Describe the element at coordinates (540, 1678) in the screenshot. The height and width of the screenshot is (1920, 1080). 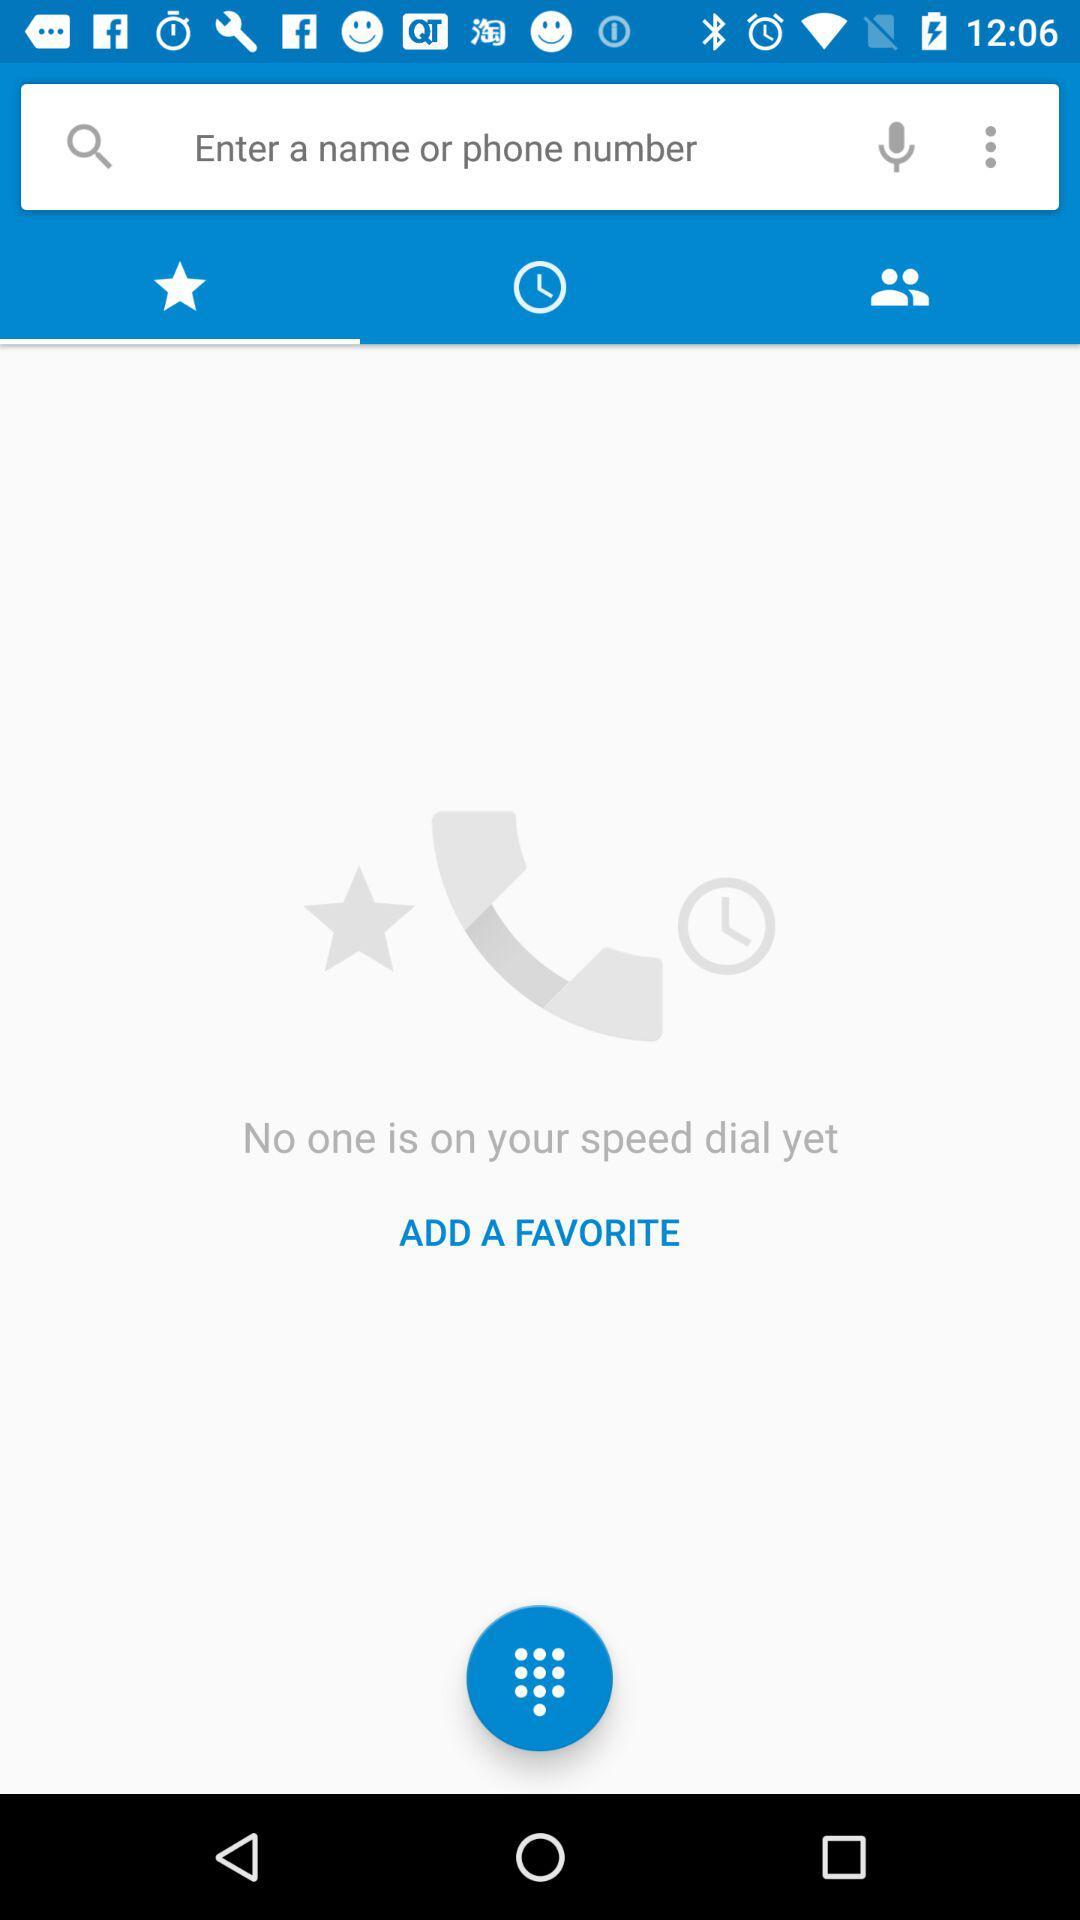
I see `the dialpad icon` at that location.